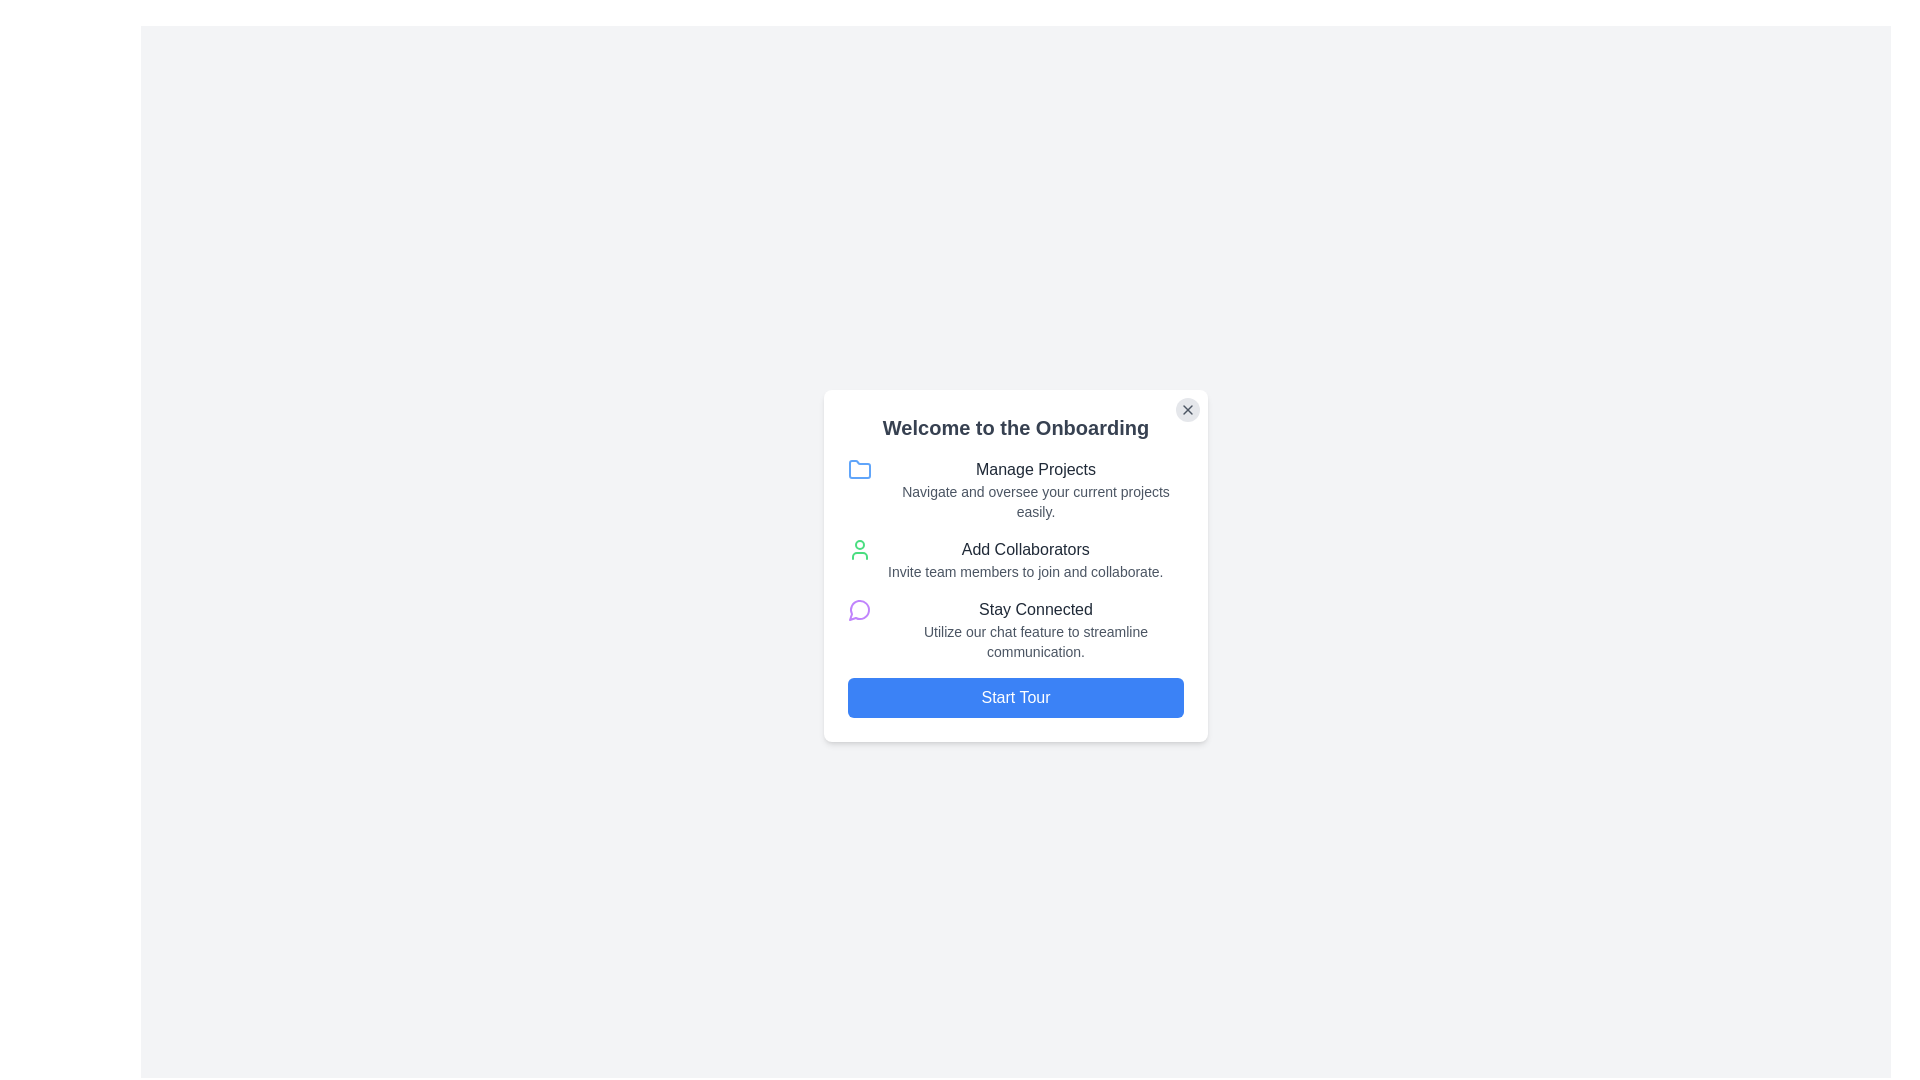 Image resolution: width=1920 pixels, height=1080 pixels. What do you see at coordinates (859, 609) in the screenshot?
I see `the 'Stay Connected' icon, which is the third icon in the column of icons positioned to the left of the onboarding text under the 'Welcome to the Onboarding' heading` at bounding box center [859, 609].